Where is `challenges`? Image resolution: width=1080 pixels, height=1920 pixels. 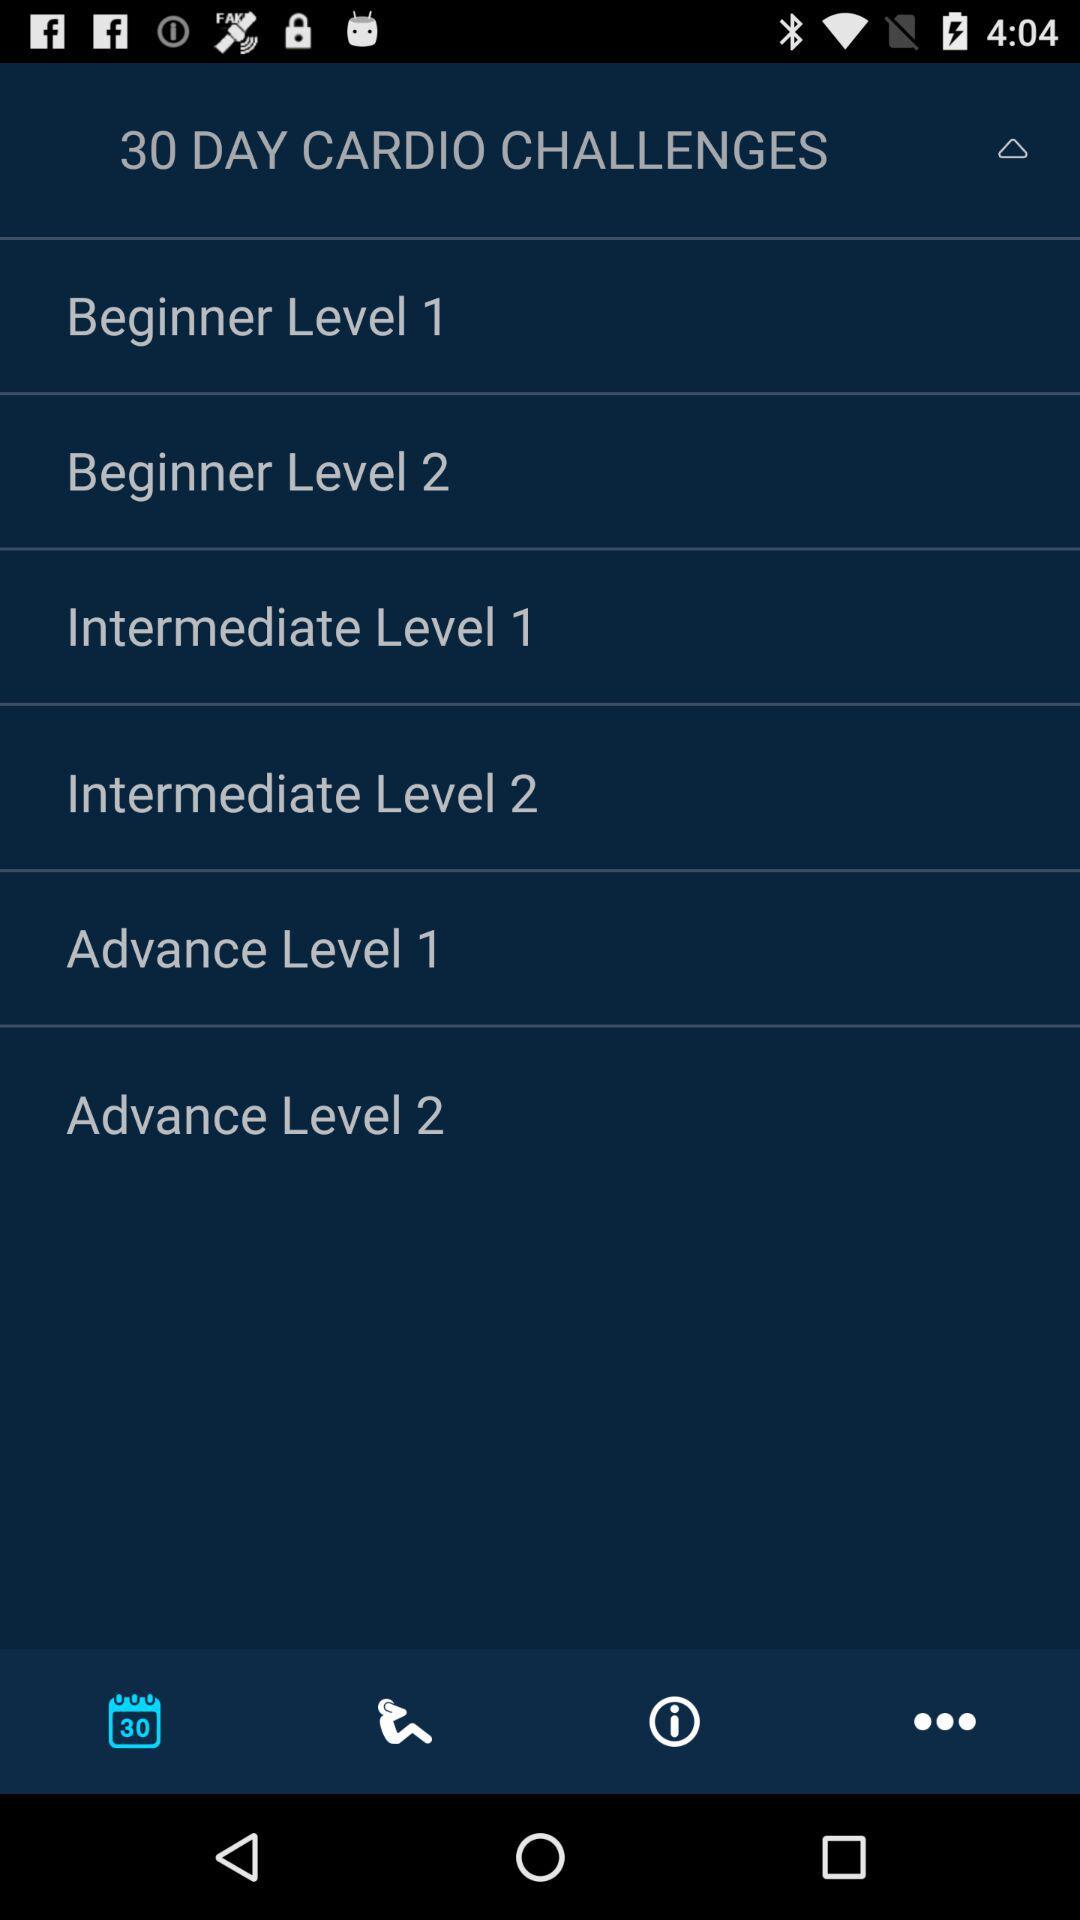 challenges is located at coordinates (994, 147).